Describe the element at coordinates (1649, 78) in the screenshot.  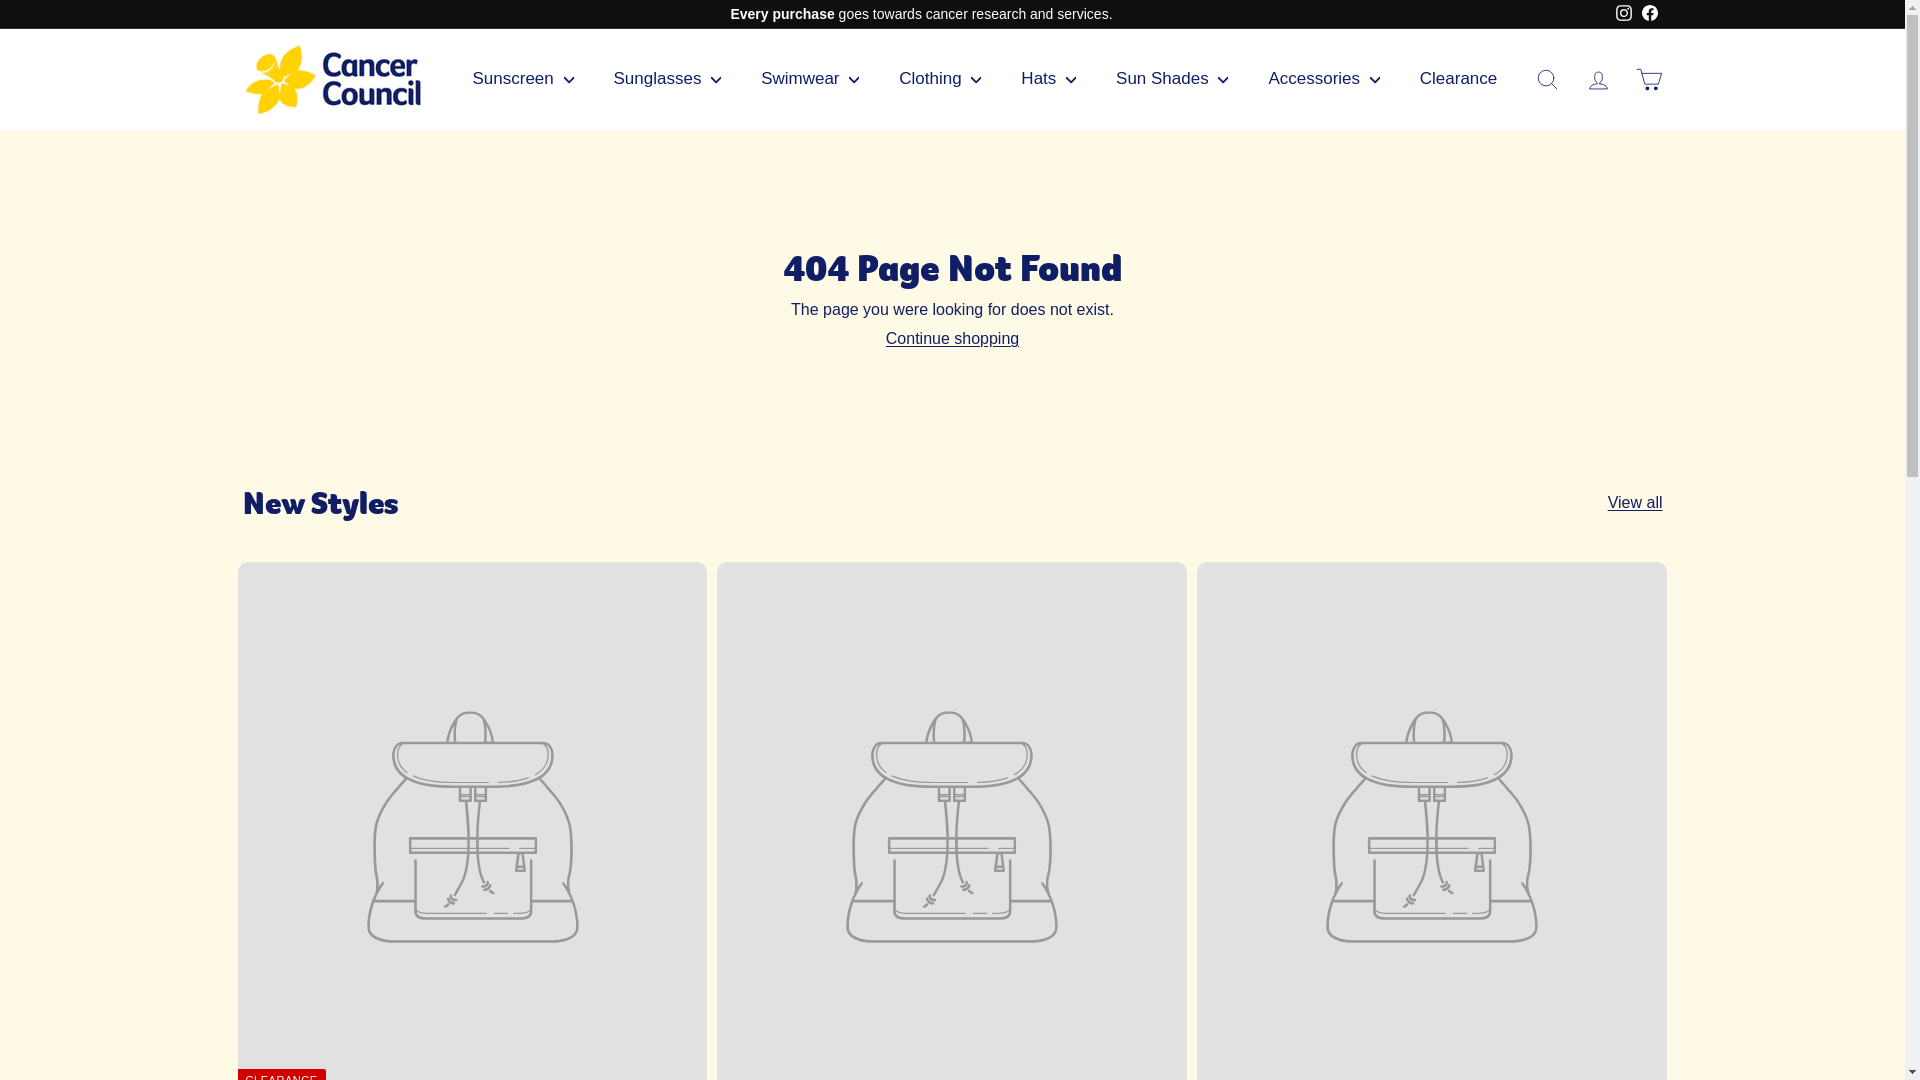
I see `'Cart'` at that location.